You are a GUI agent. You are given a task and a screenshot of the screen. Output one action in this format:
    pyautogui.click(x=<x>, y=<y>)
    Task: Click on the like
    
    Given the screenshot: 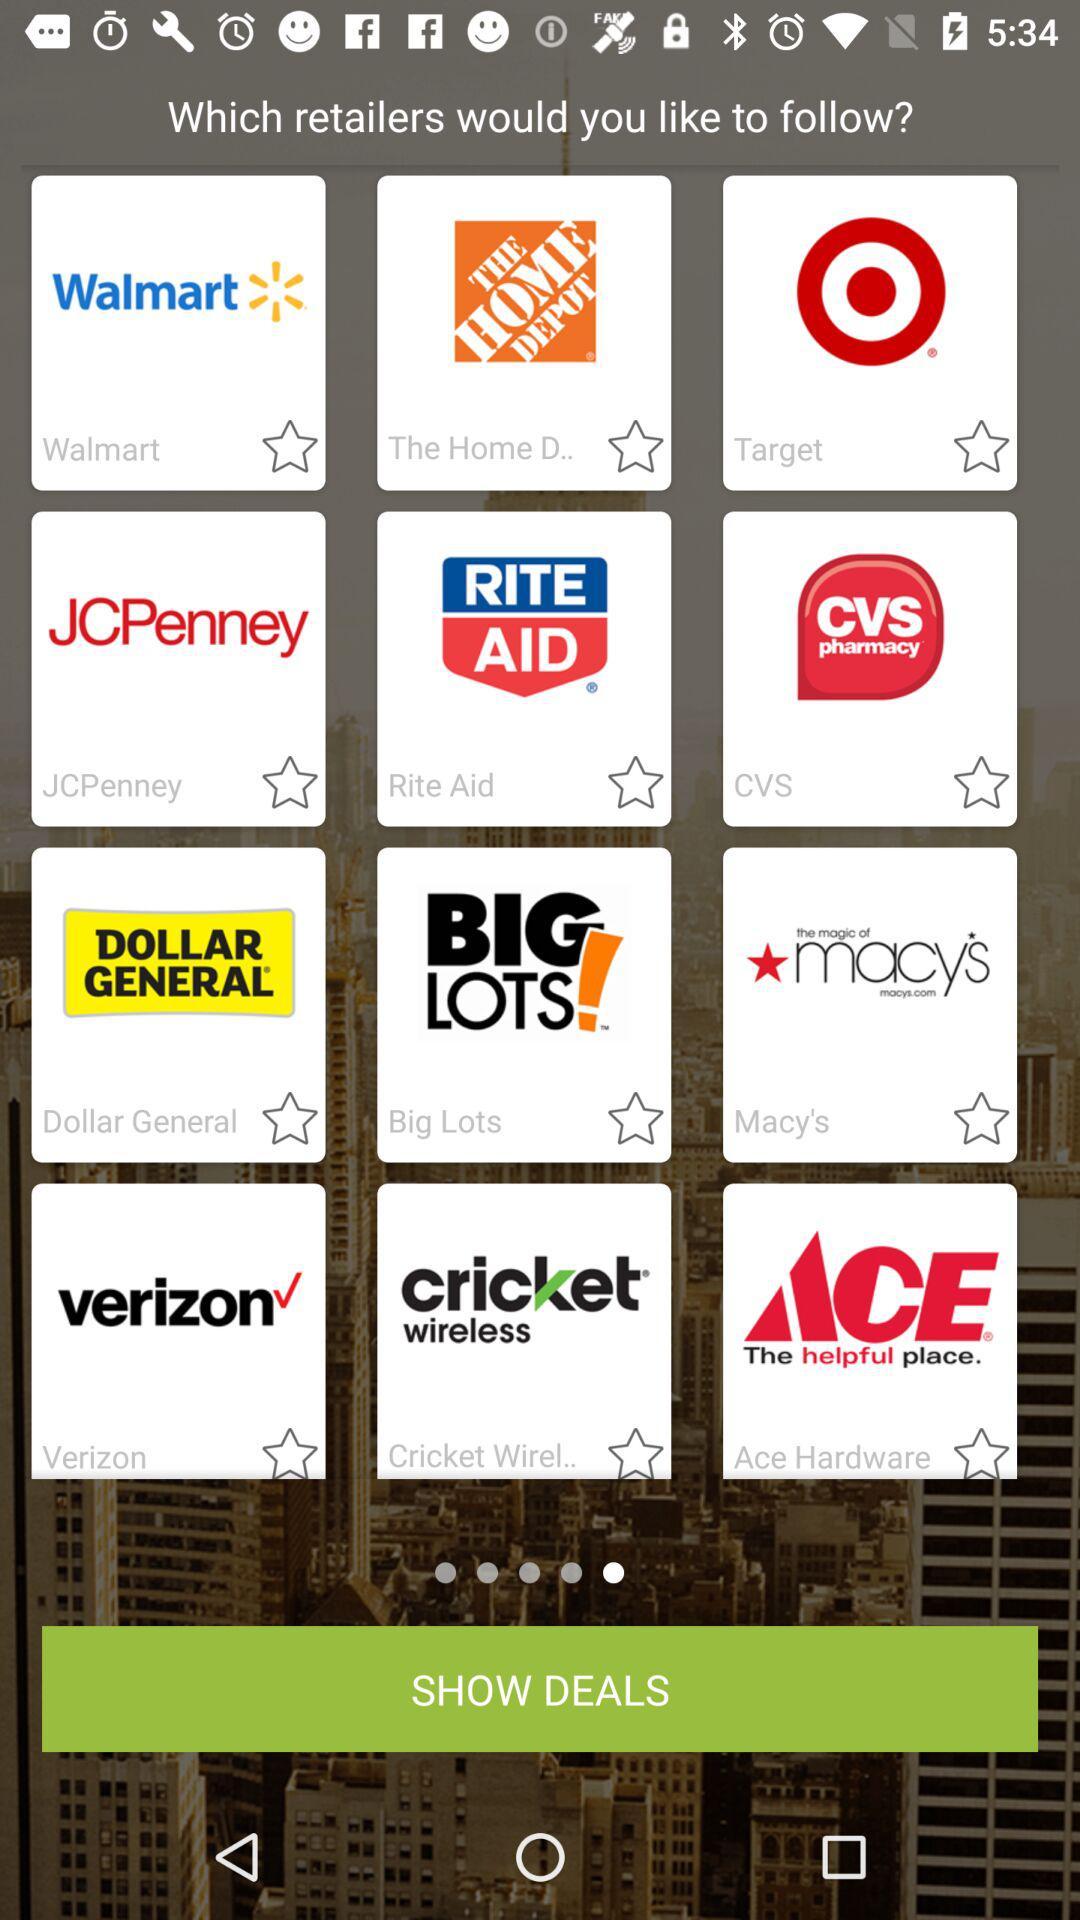 What is the action you would take?
    pyautogui.click(x=278, y=783)
    